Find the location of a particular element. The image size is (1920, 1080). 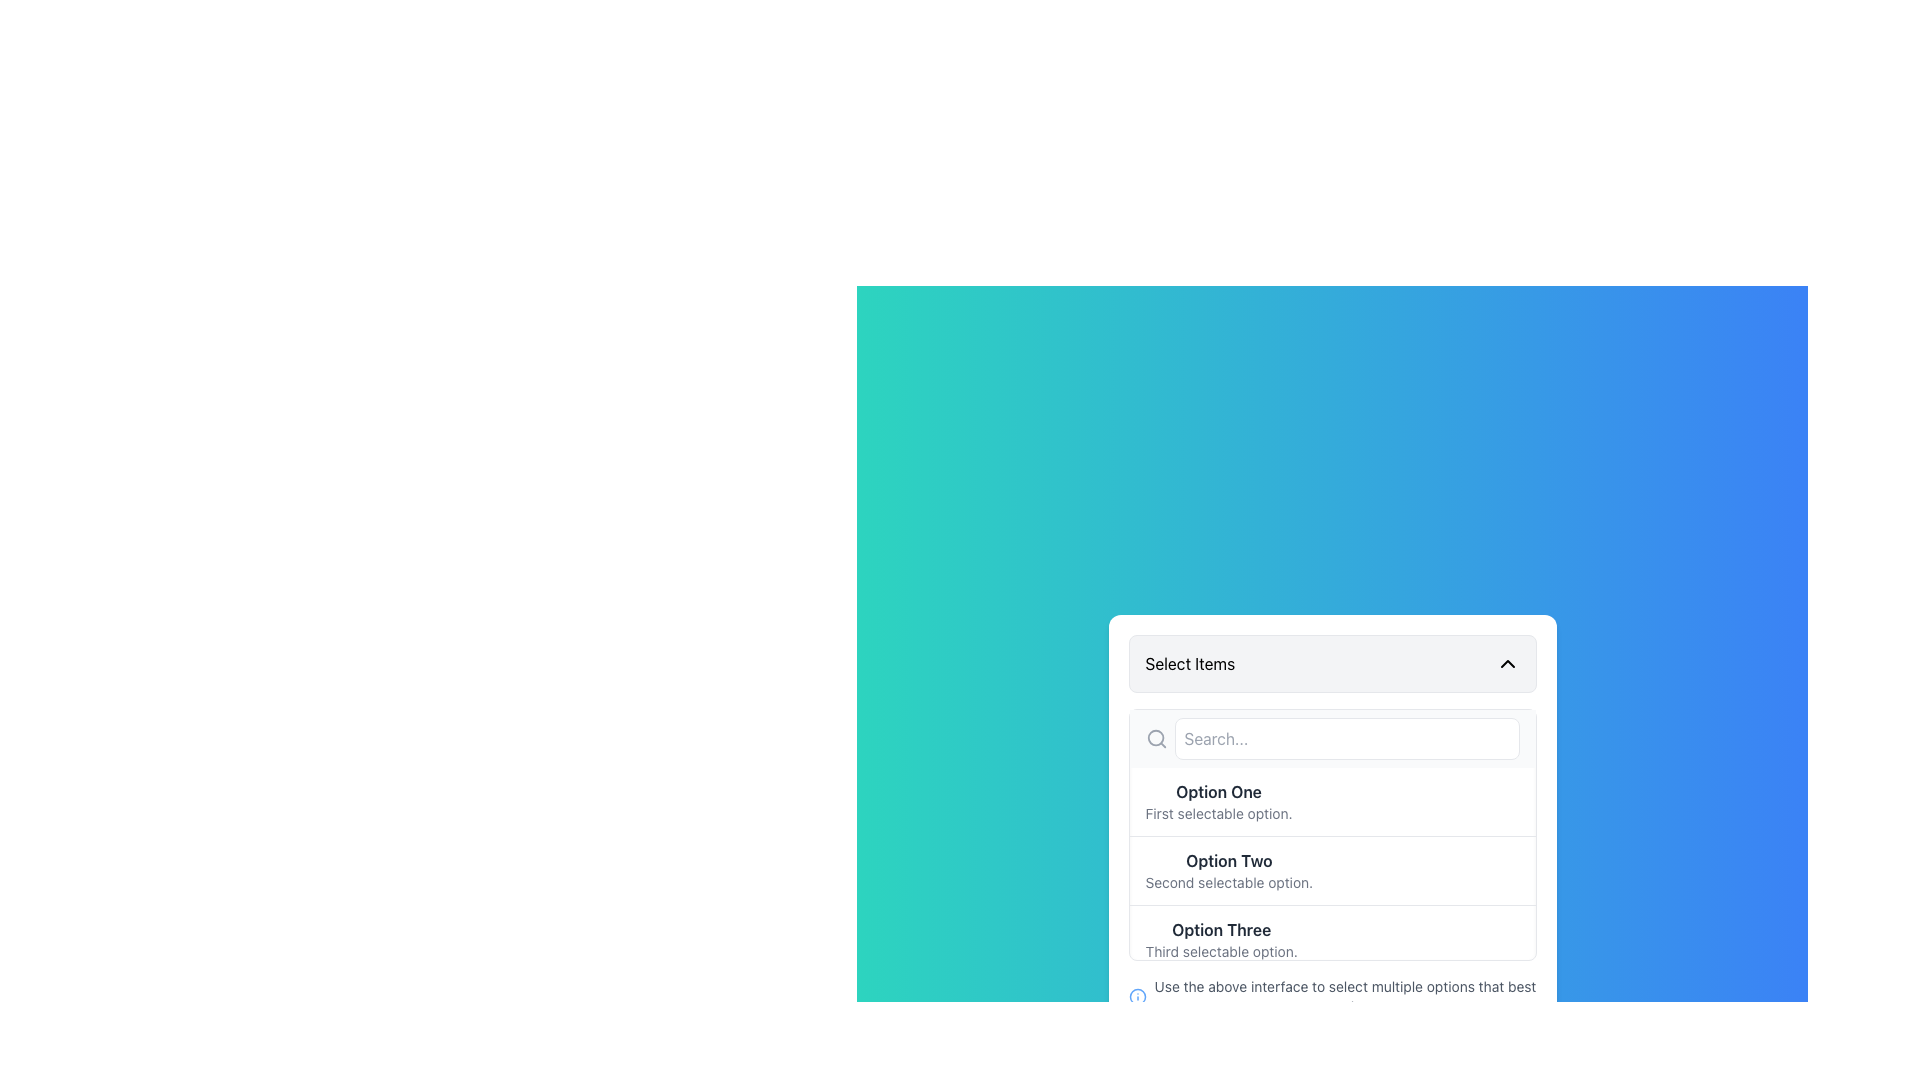

the first List Item element titled 'Option One' is located at coordinates (1218, 801).